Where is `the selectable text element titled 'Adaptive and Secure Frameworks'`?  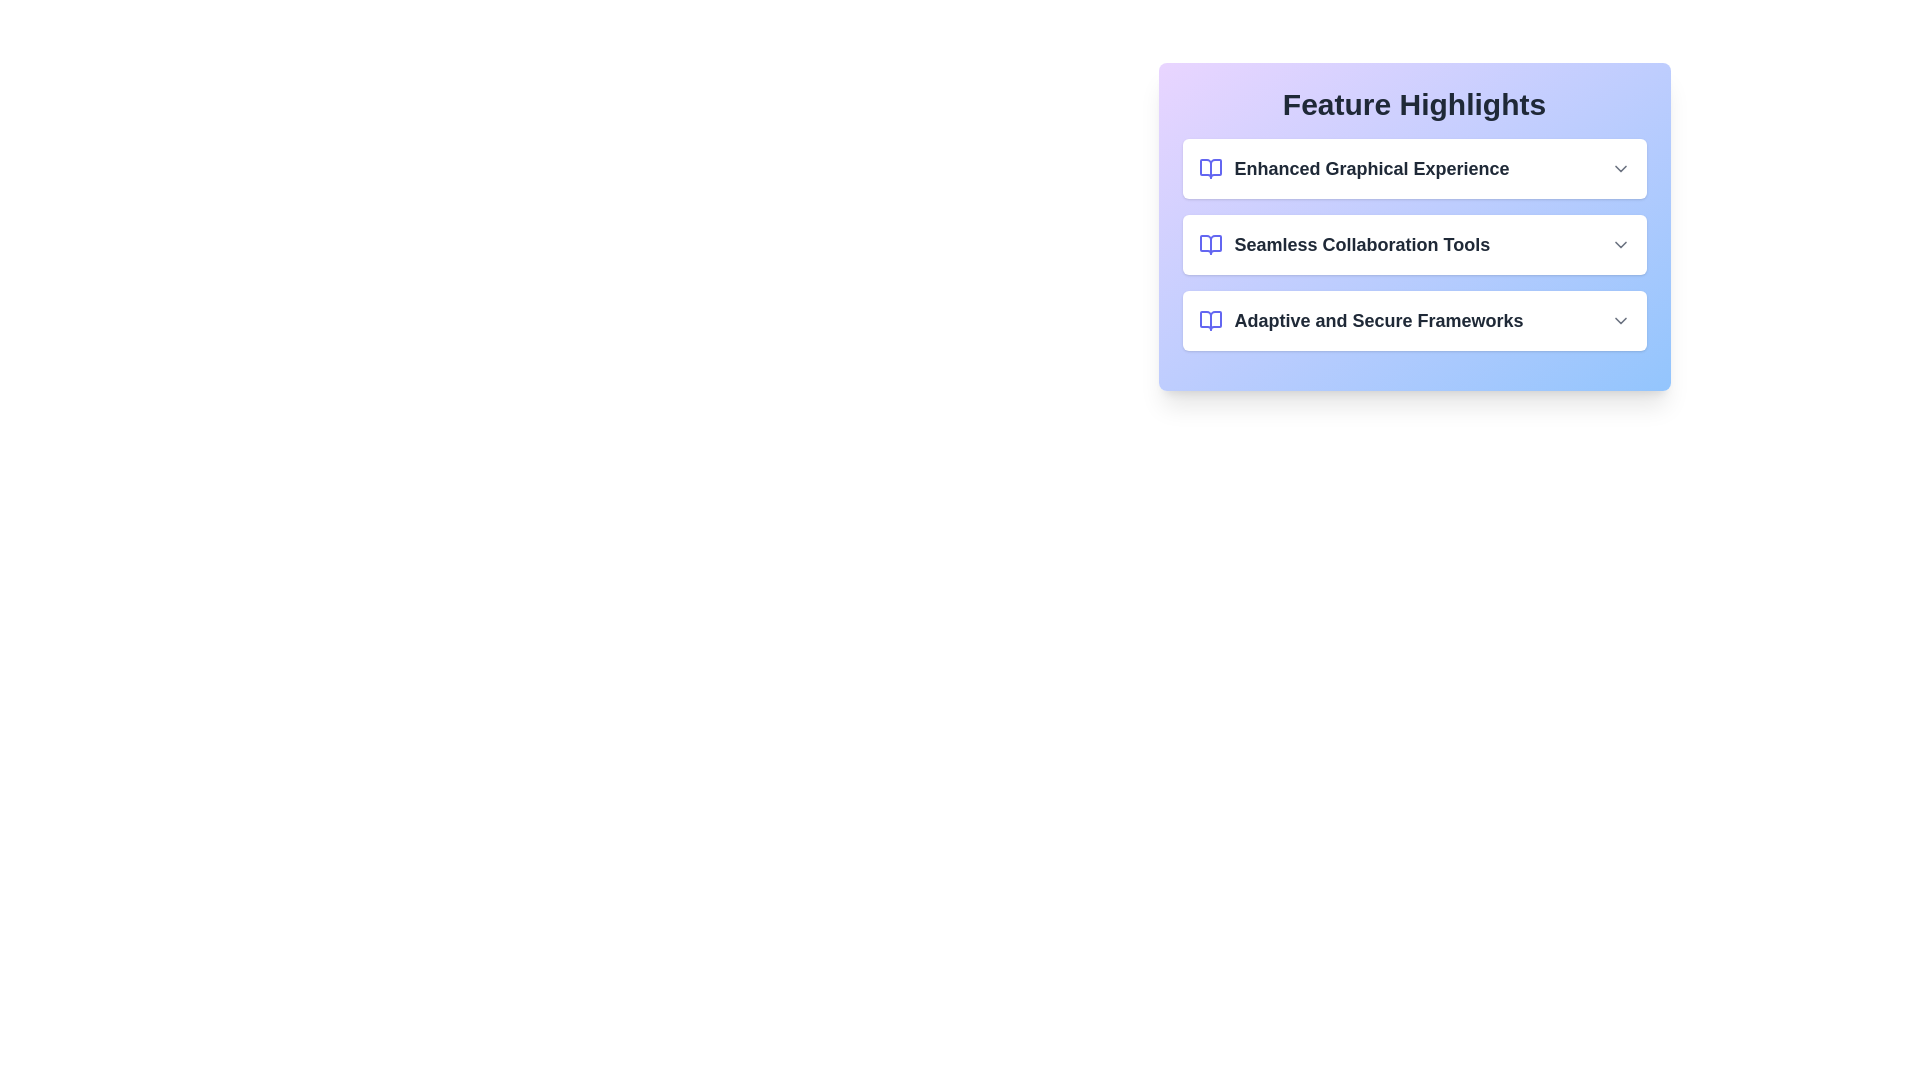 the selectable text element titled 'Adaptive and Secure Frameworks' is located at coordinates (1378, 319).